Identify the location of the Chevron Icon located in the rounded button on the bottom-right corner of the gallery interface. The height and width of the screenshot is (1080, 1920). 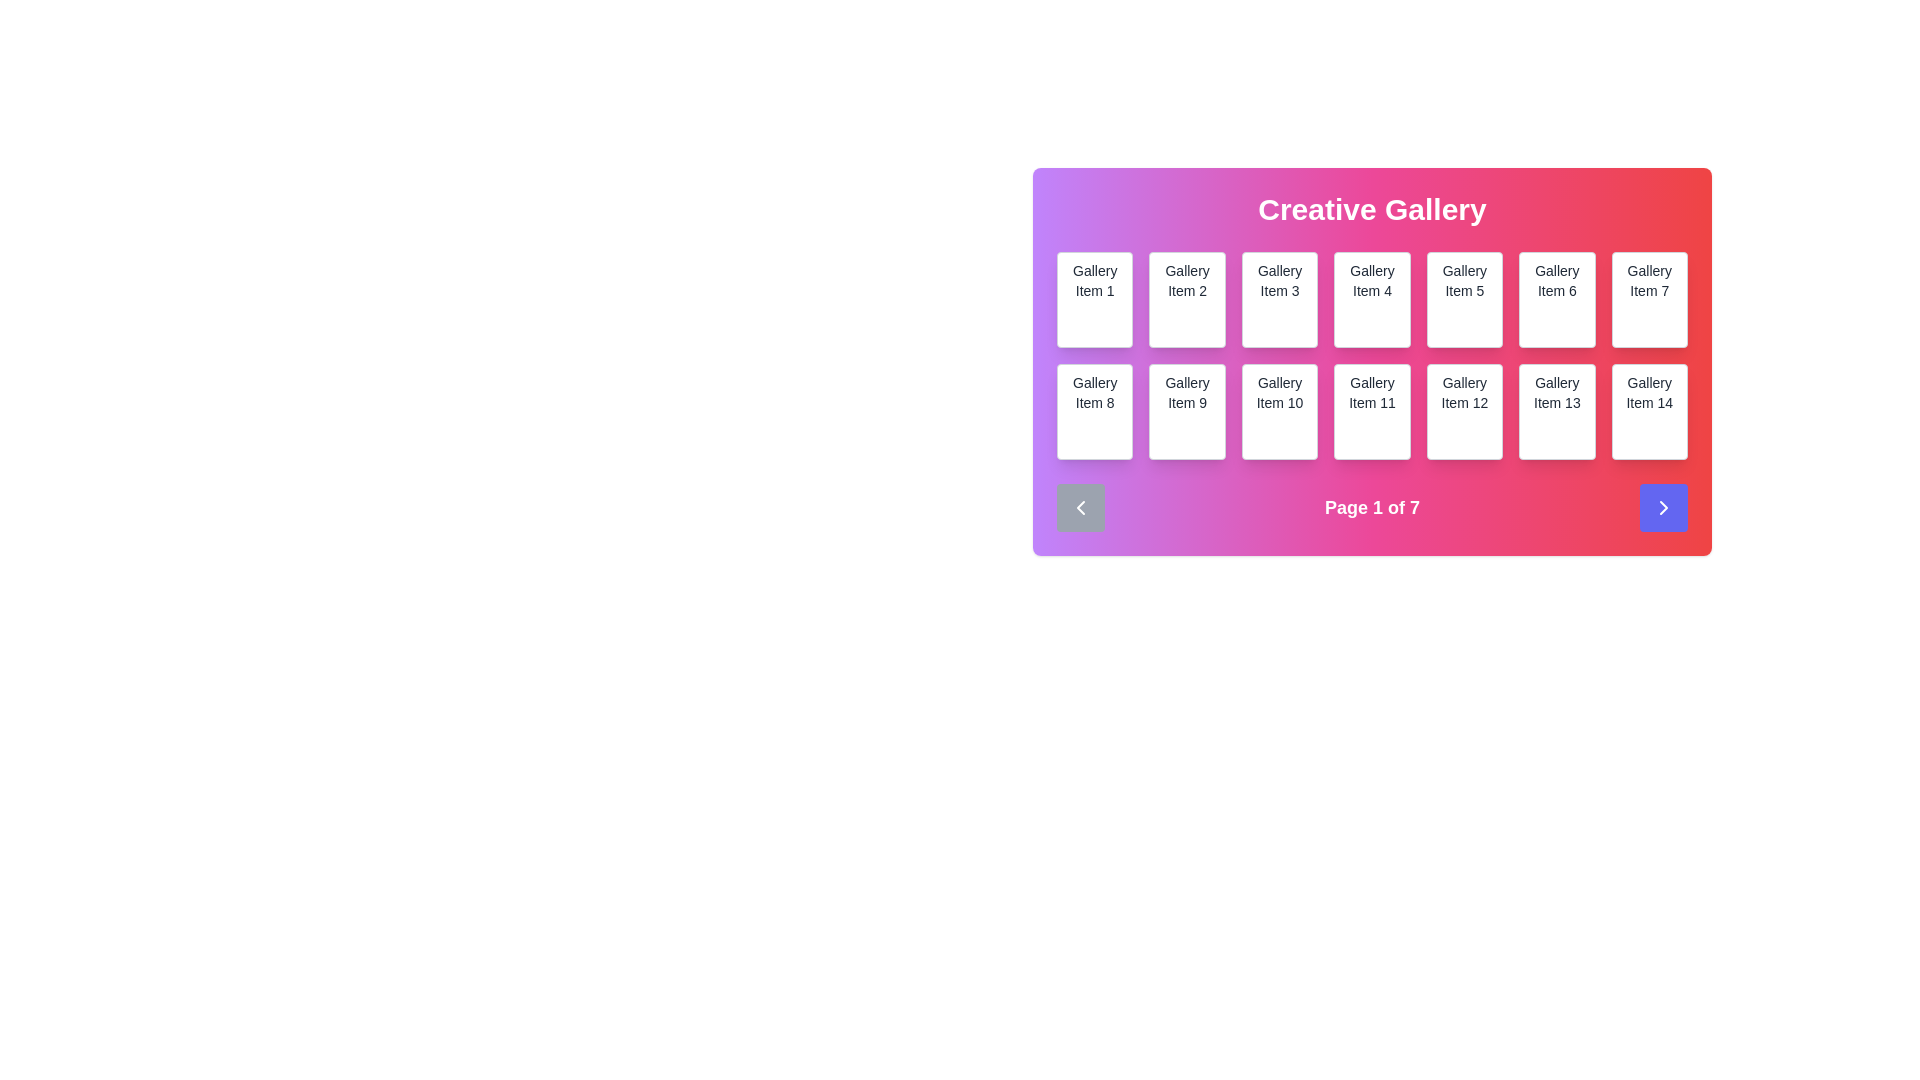
(1664, 507).